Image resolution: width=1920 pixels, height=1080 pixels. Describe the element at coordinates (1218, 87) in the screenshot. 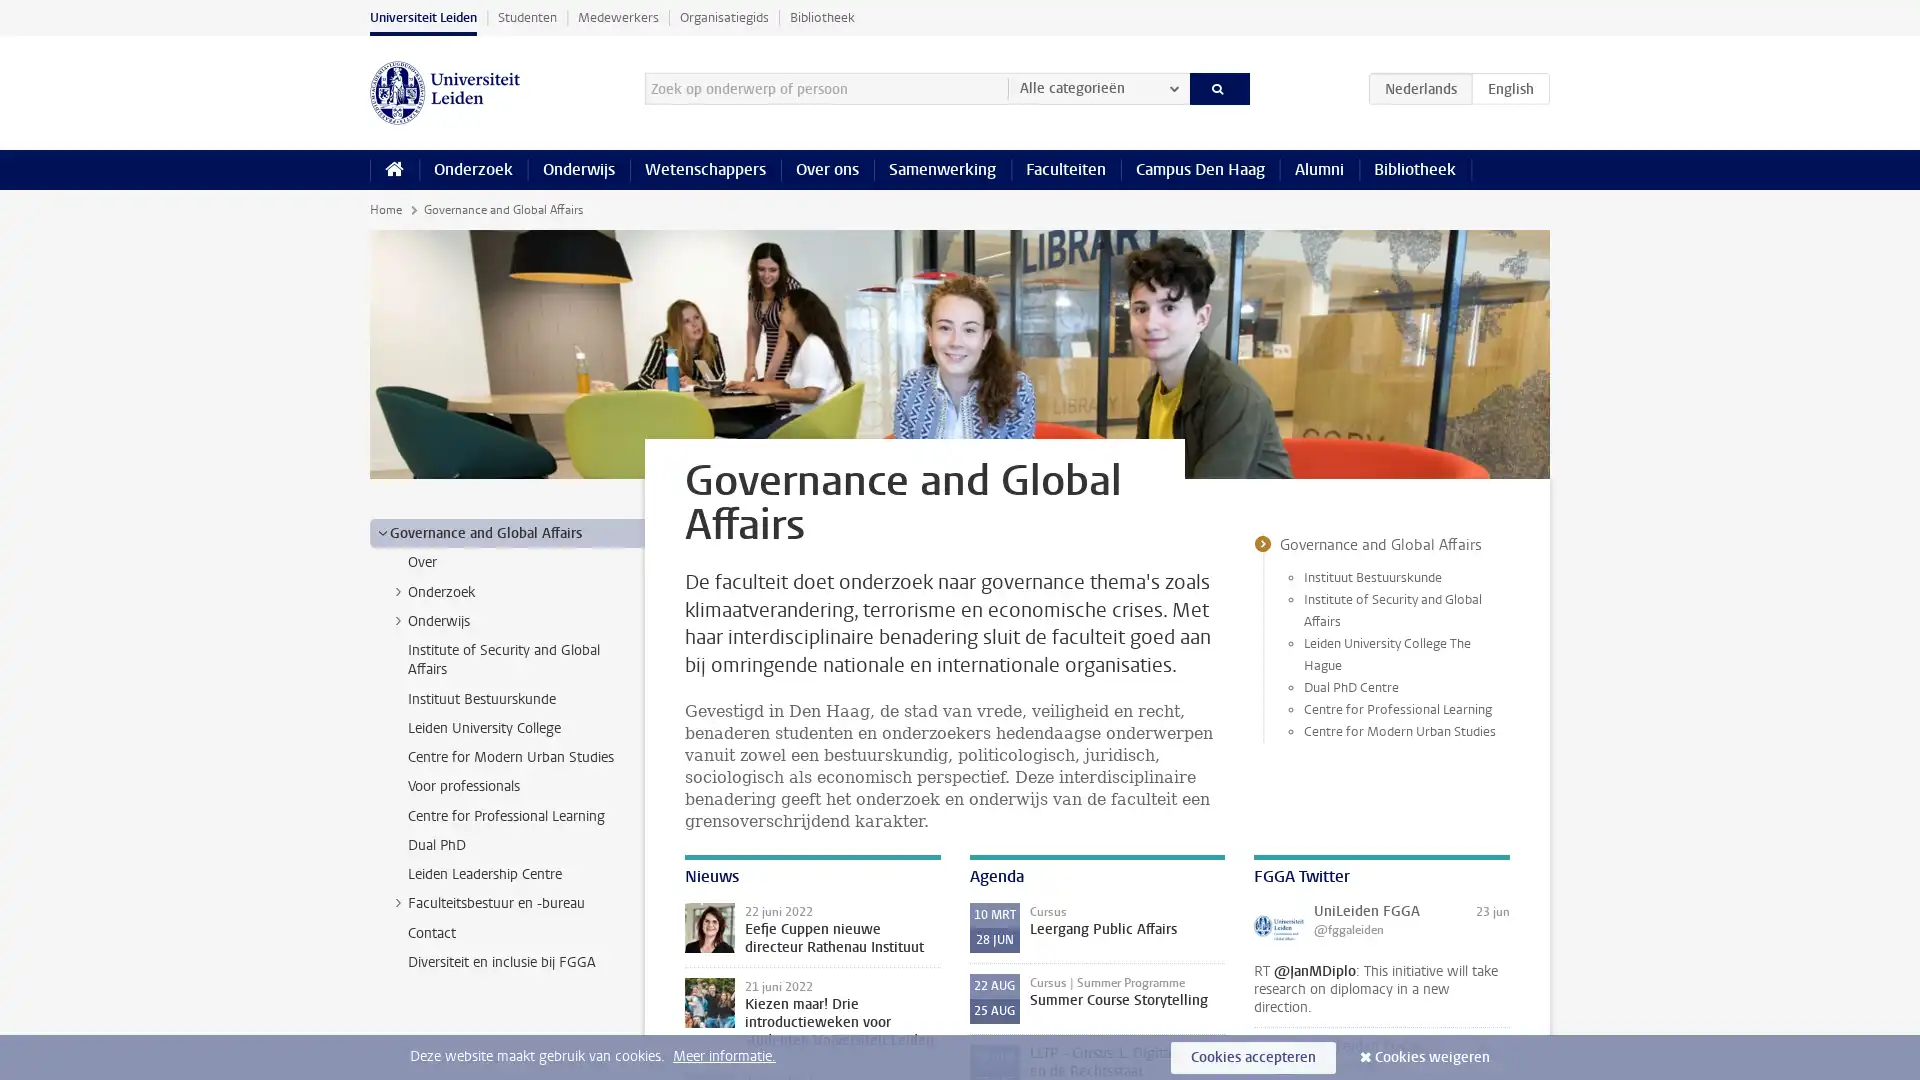

I see `Zoeken` at that location.